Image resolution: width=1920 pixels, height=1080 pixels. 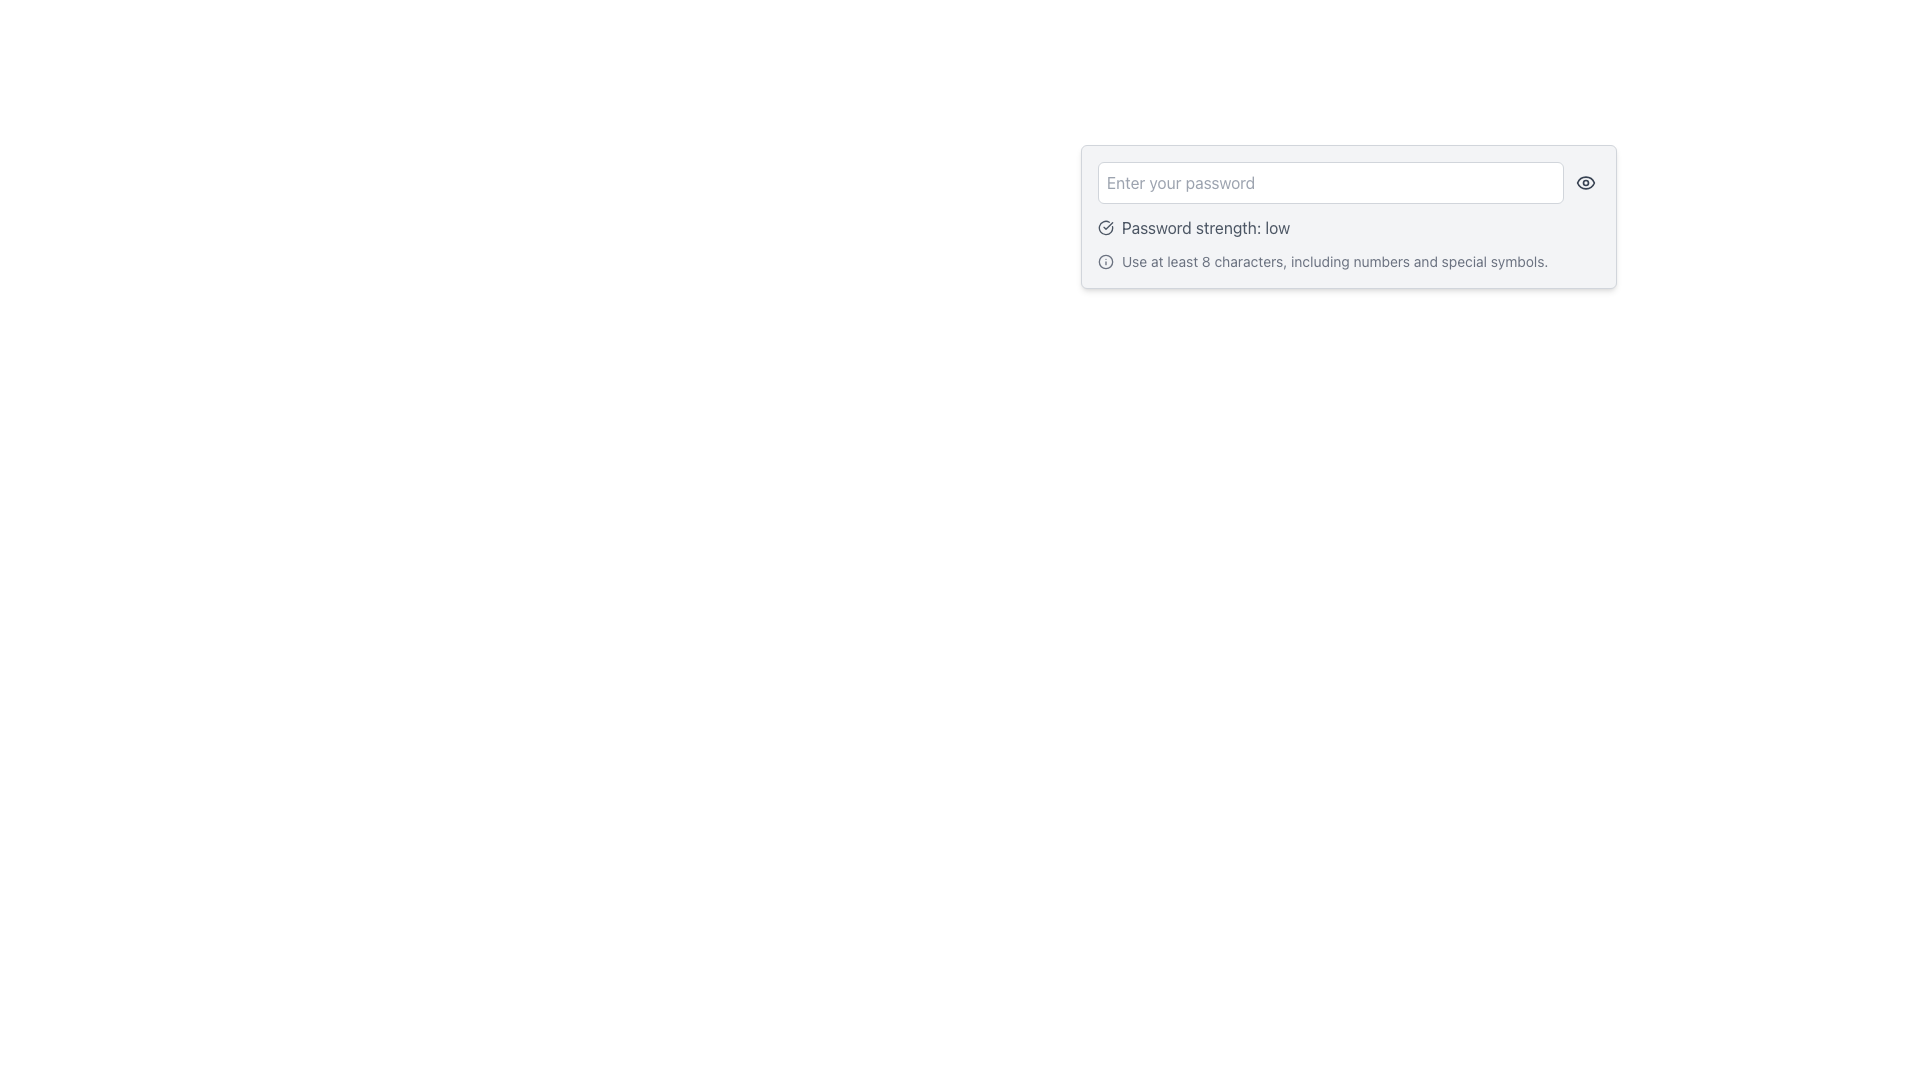 I want to click on guideline provided by the informational text with icon located below the 'Password strength: low' text, so click(x=1348, y=261).